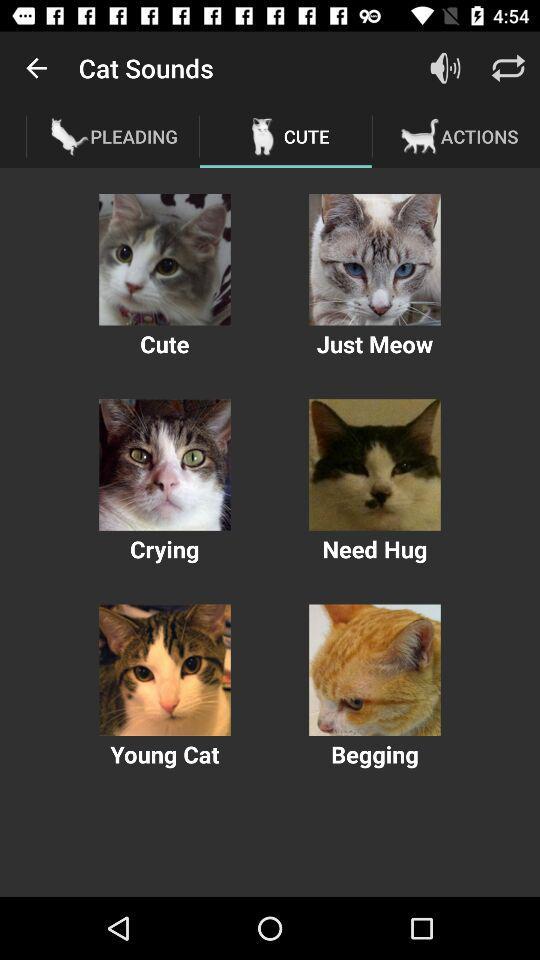 This screenshot has height=960, width=540. What do you see at coordinates (36, 68) in the screenshot?
I see `app next to the cat sounds item` at bounding box center [36, 68].